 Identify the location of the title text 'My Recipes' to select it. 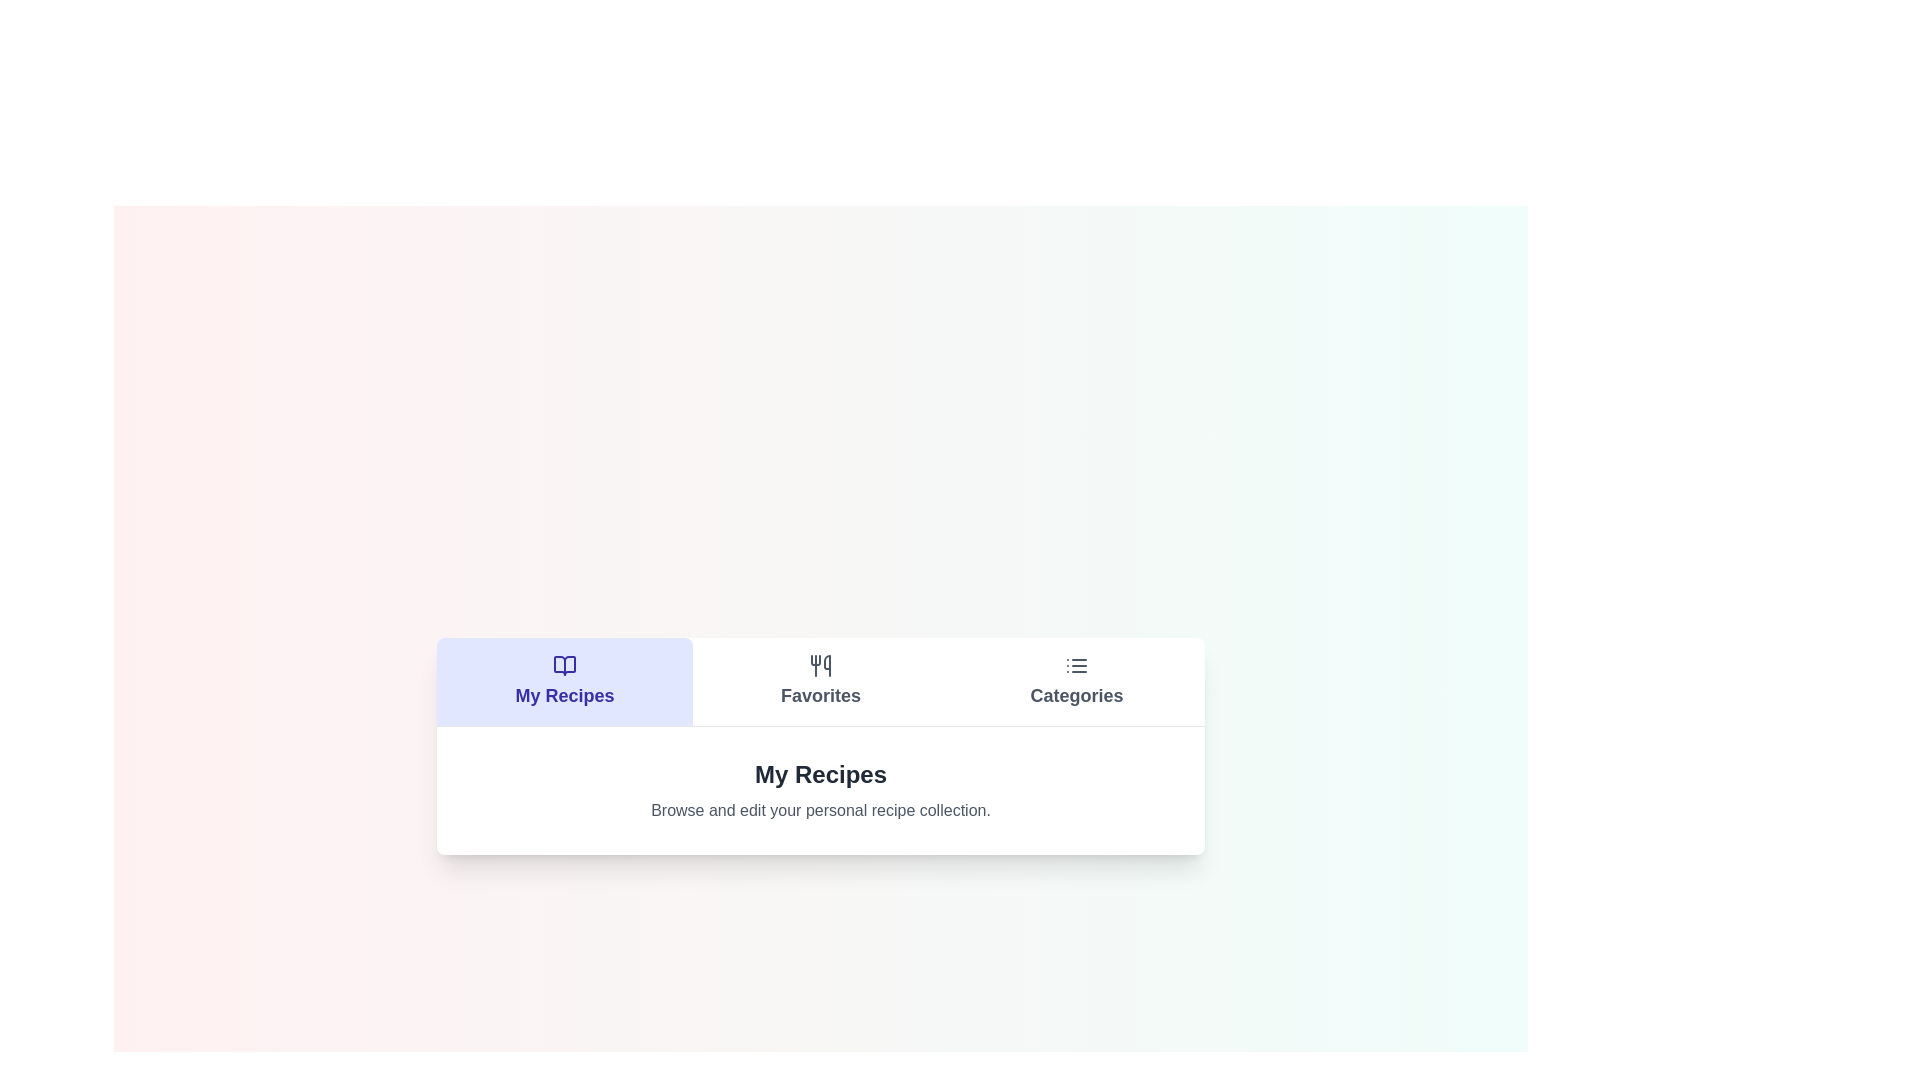
(820, 773).